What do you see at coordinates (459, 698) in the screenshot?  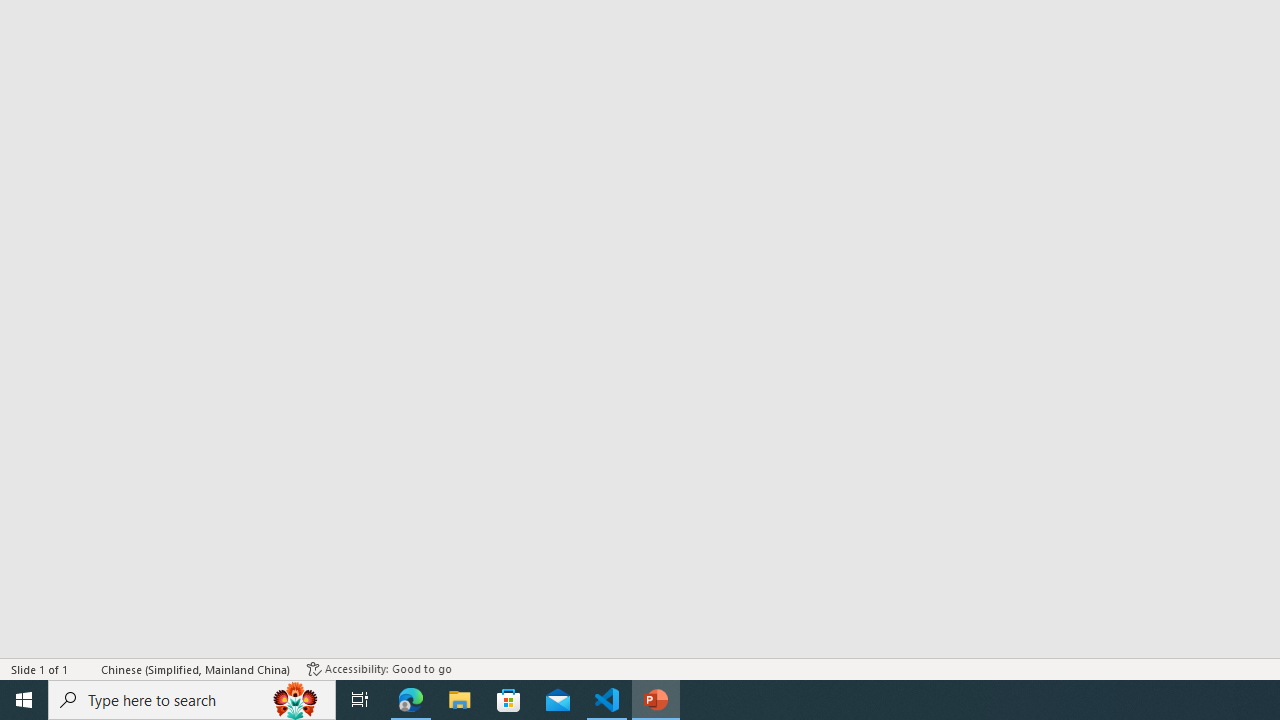 I see `'File Explorer'` at bounding box center [459, 698].